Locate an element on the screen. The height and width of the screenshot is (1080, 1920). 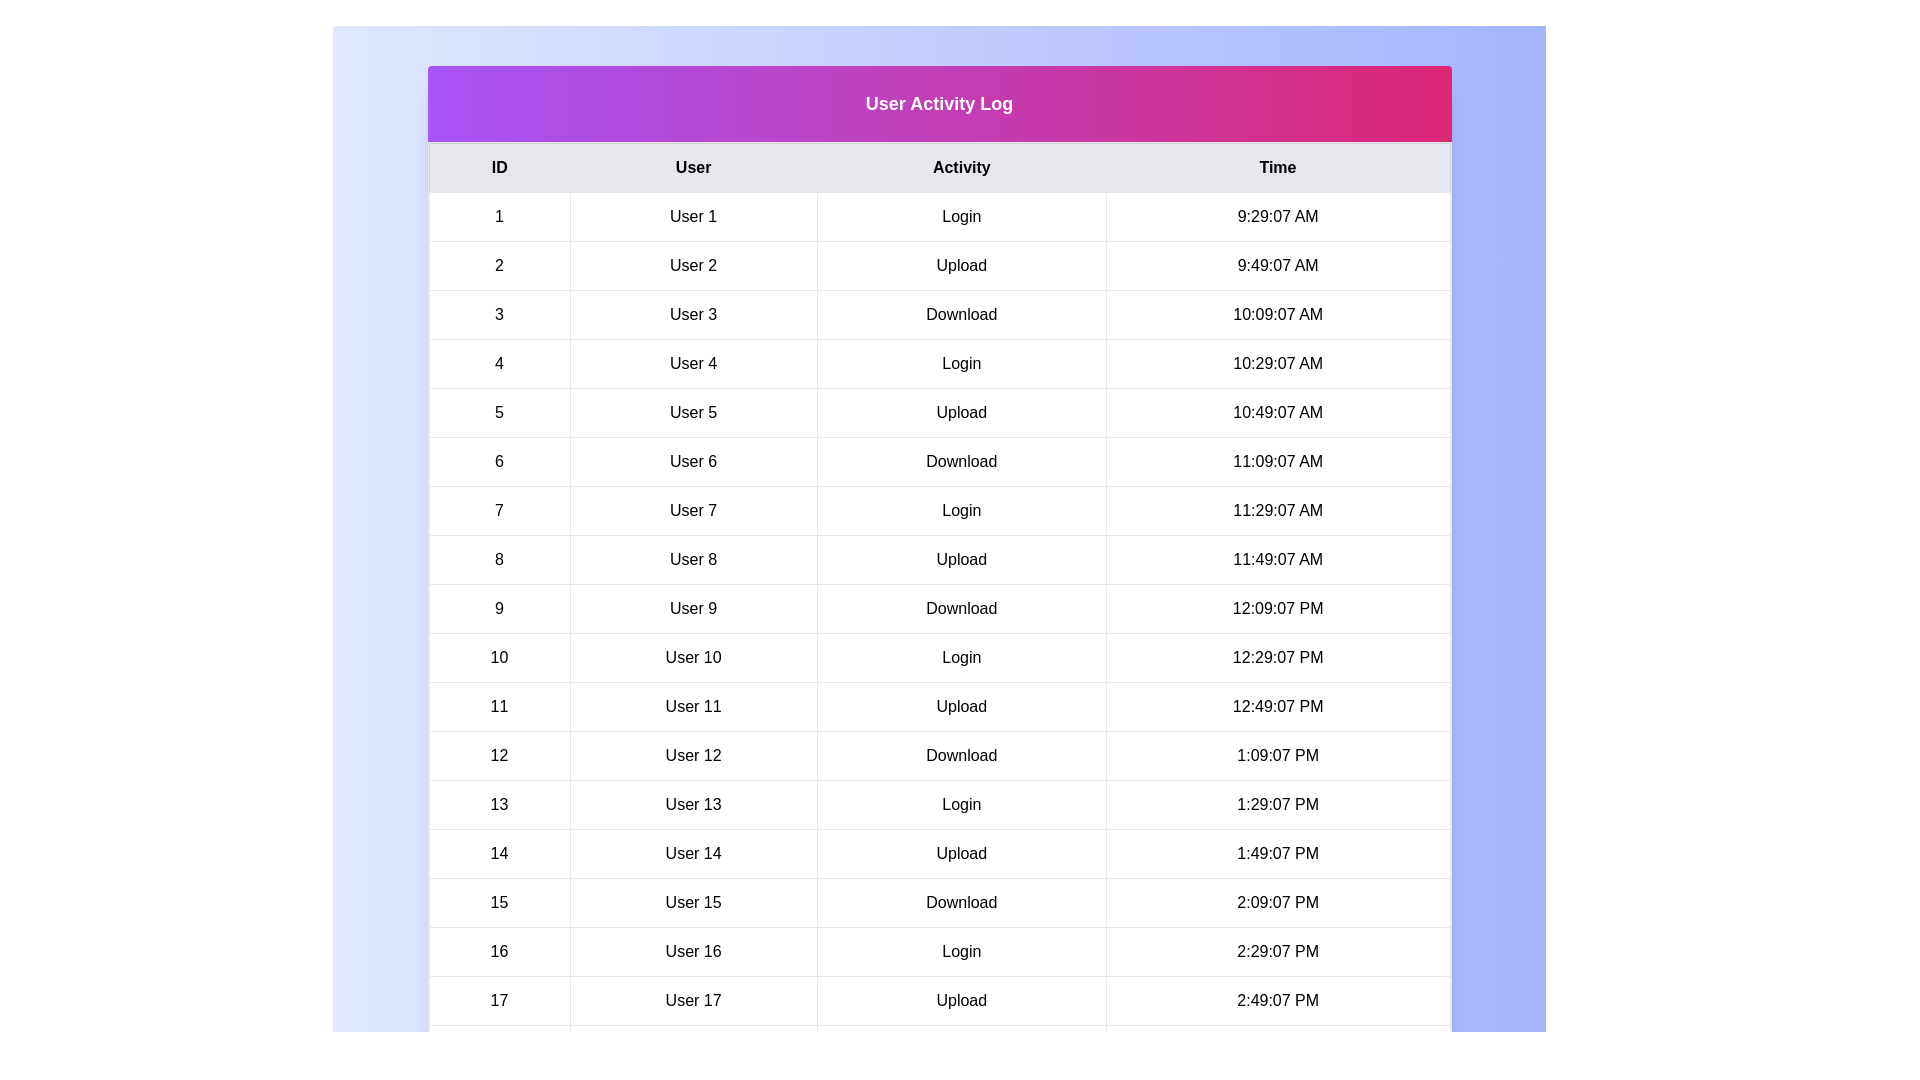
the row corresponding to 5 is located at coordinates (938, 411).